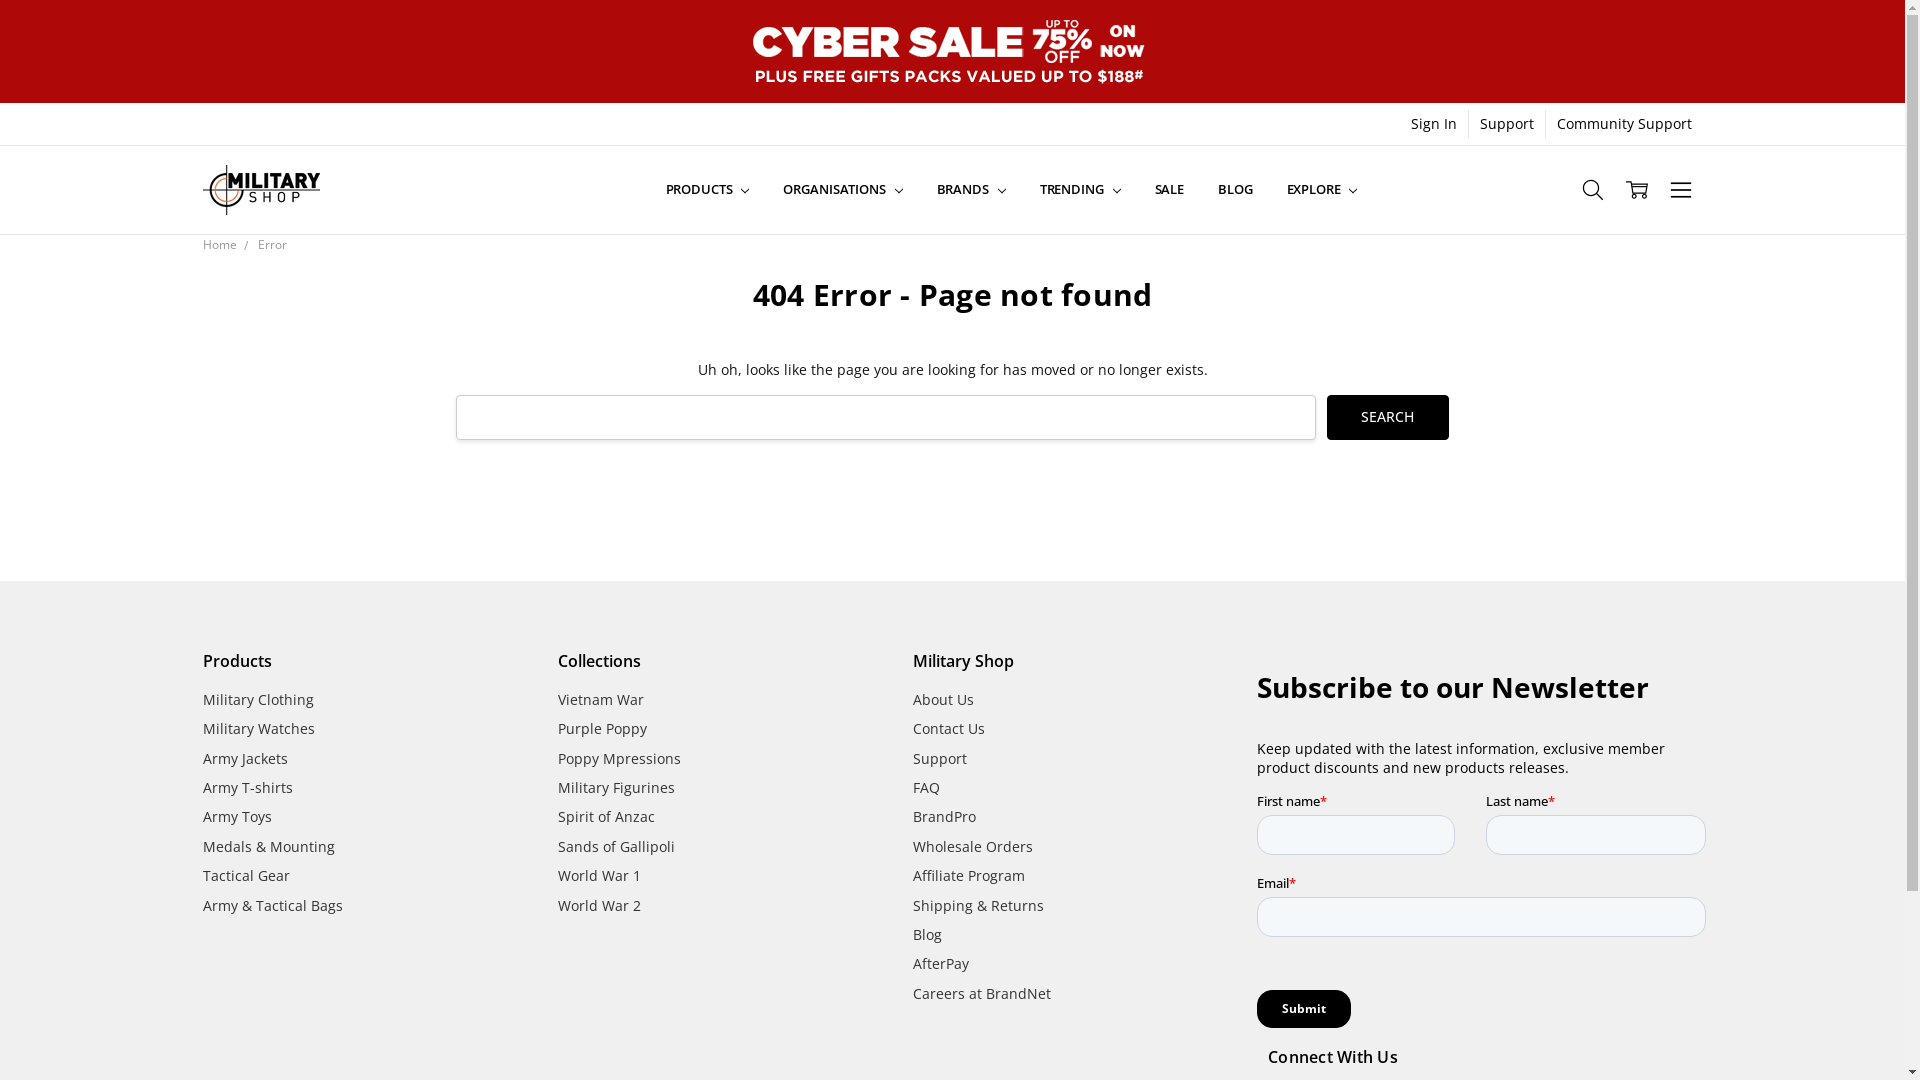  What do you see at coordinates (939, 962) in the screenshot?
I see `'AfterPay'` at bounding box center [939, 962].